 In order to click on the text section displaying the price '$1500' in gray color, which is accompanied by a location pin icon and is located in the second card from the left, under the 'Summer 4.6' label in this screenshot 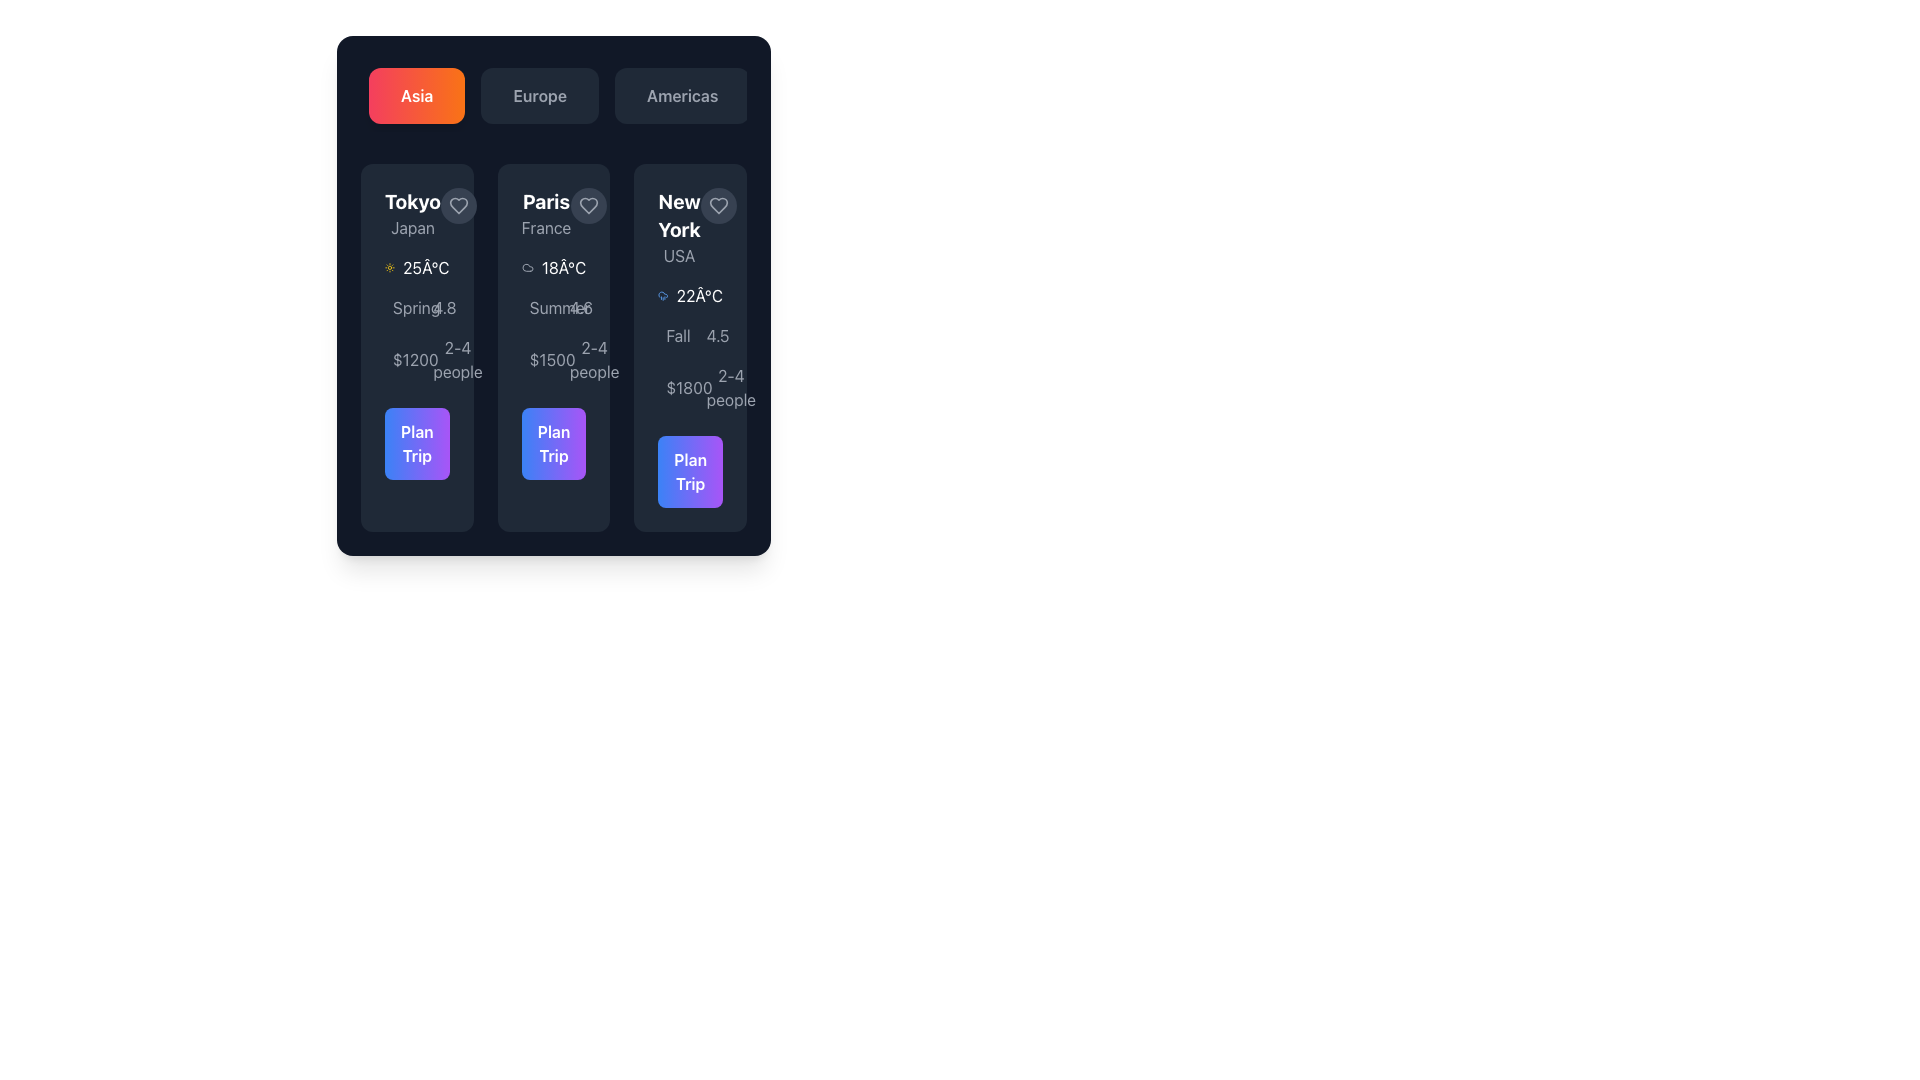, I will do `click(533, 358)`.